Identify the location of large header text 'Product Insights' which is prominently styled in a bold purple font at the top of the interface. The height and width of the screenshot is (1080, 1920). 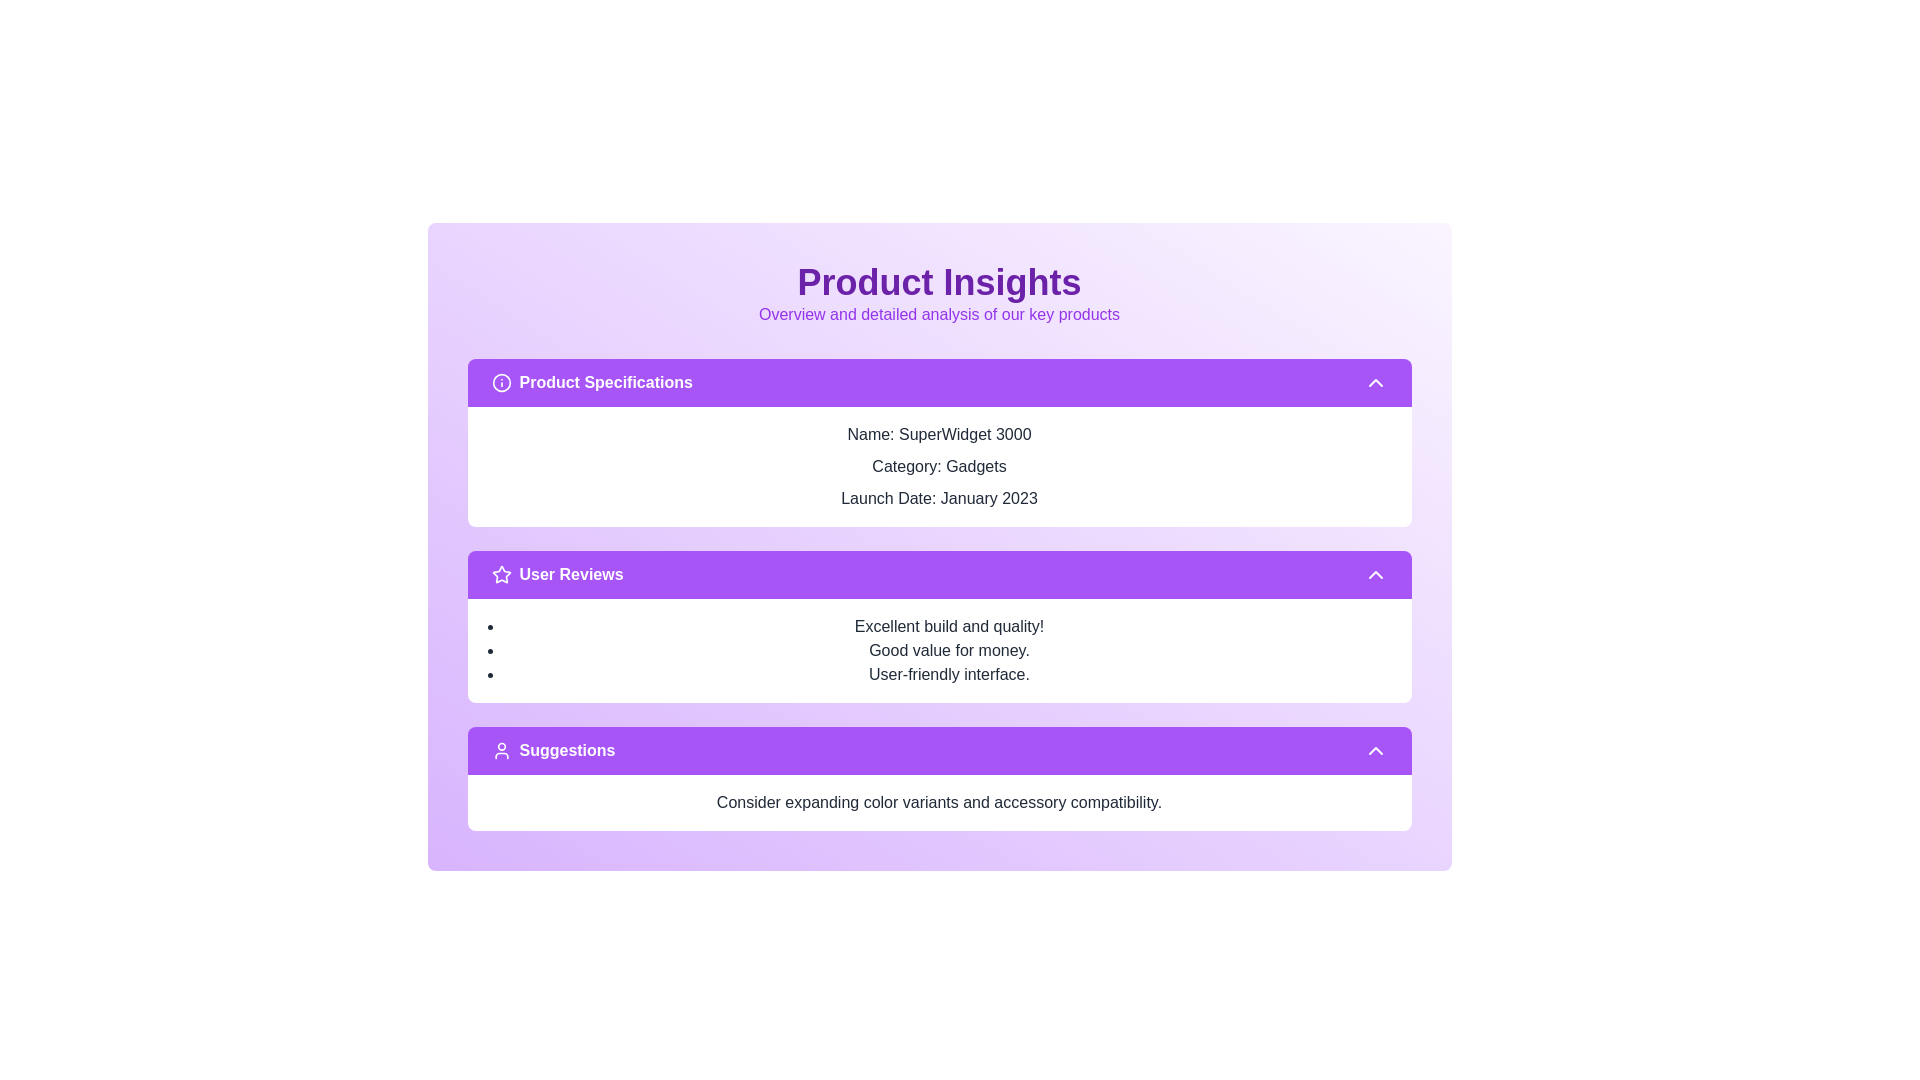
(938, 282).